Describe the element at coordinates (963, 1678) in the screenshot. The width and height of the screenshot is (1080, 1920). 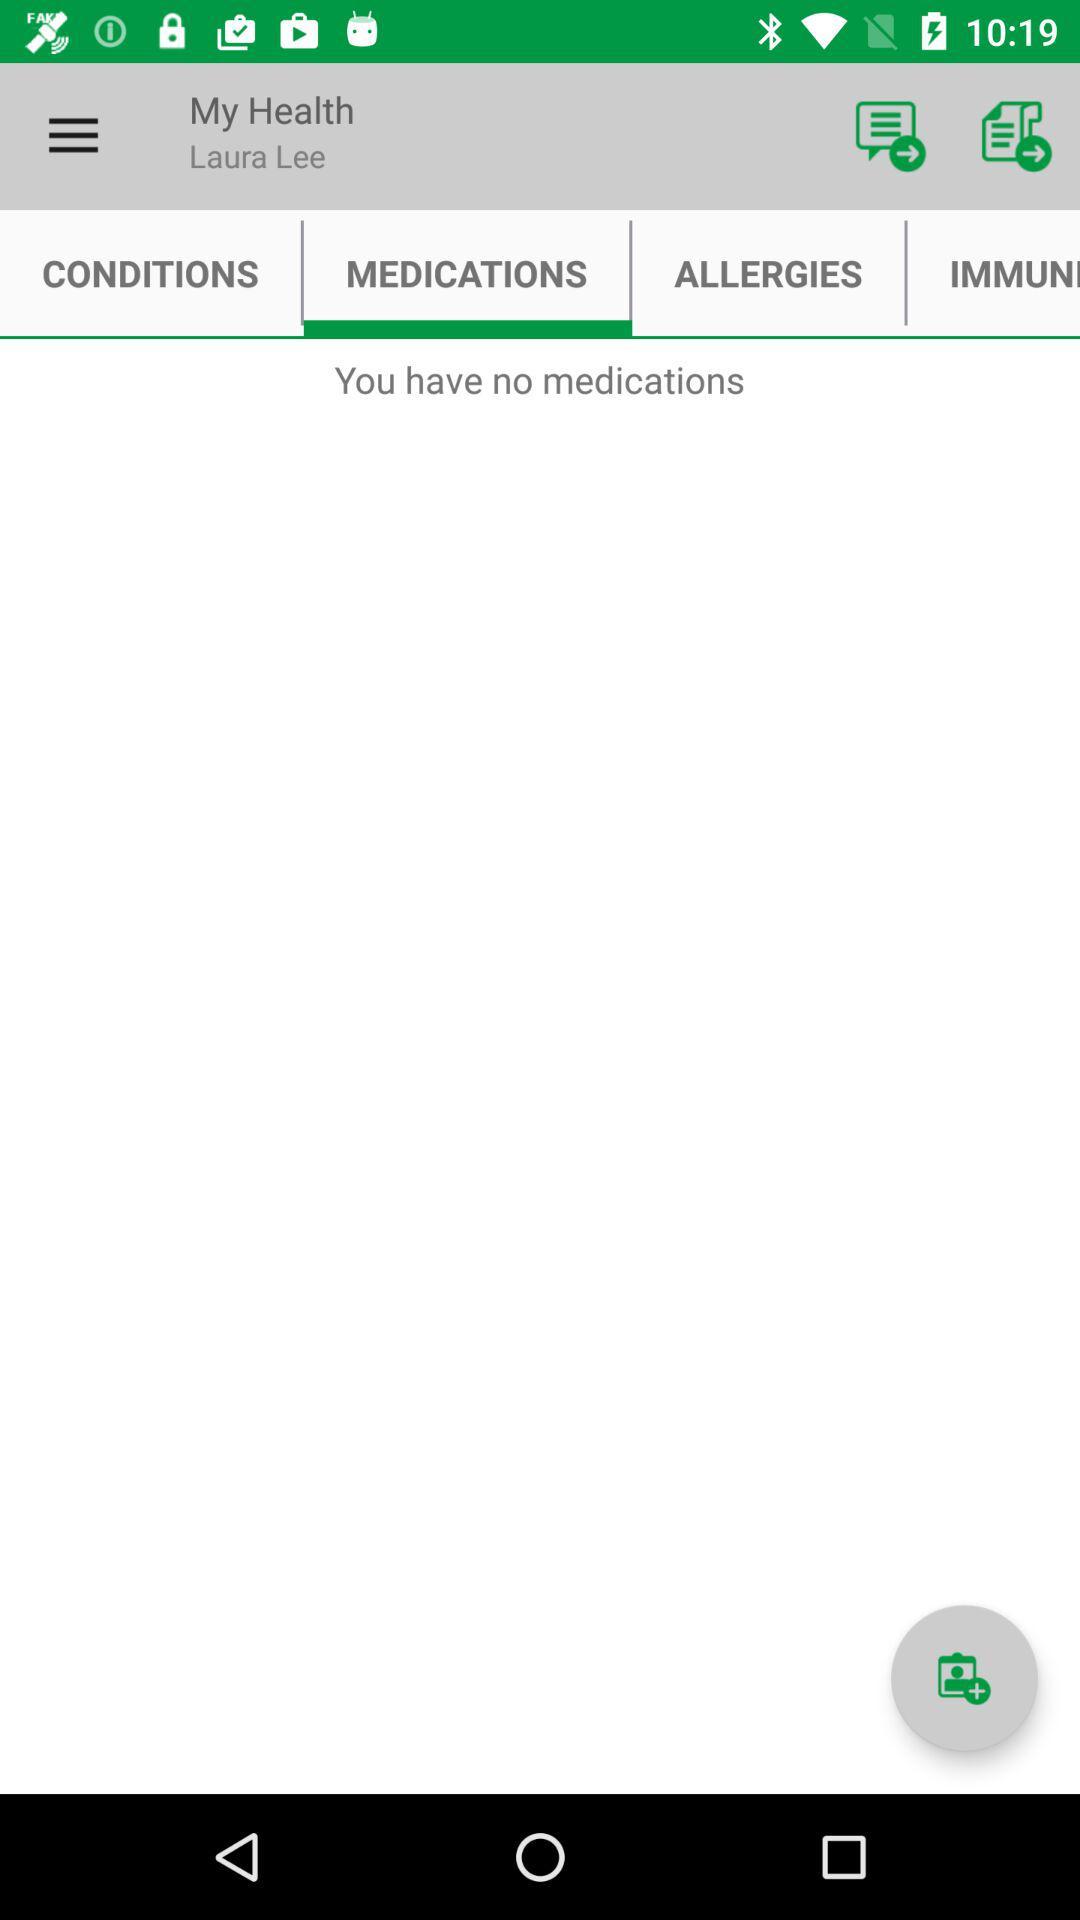
I see `information` at that location.